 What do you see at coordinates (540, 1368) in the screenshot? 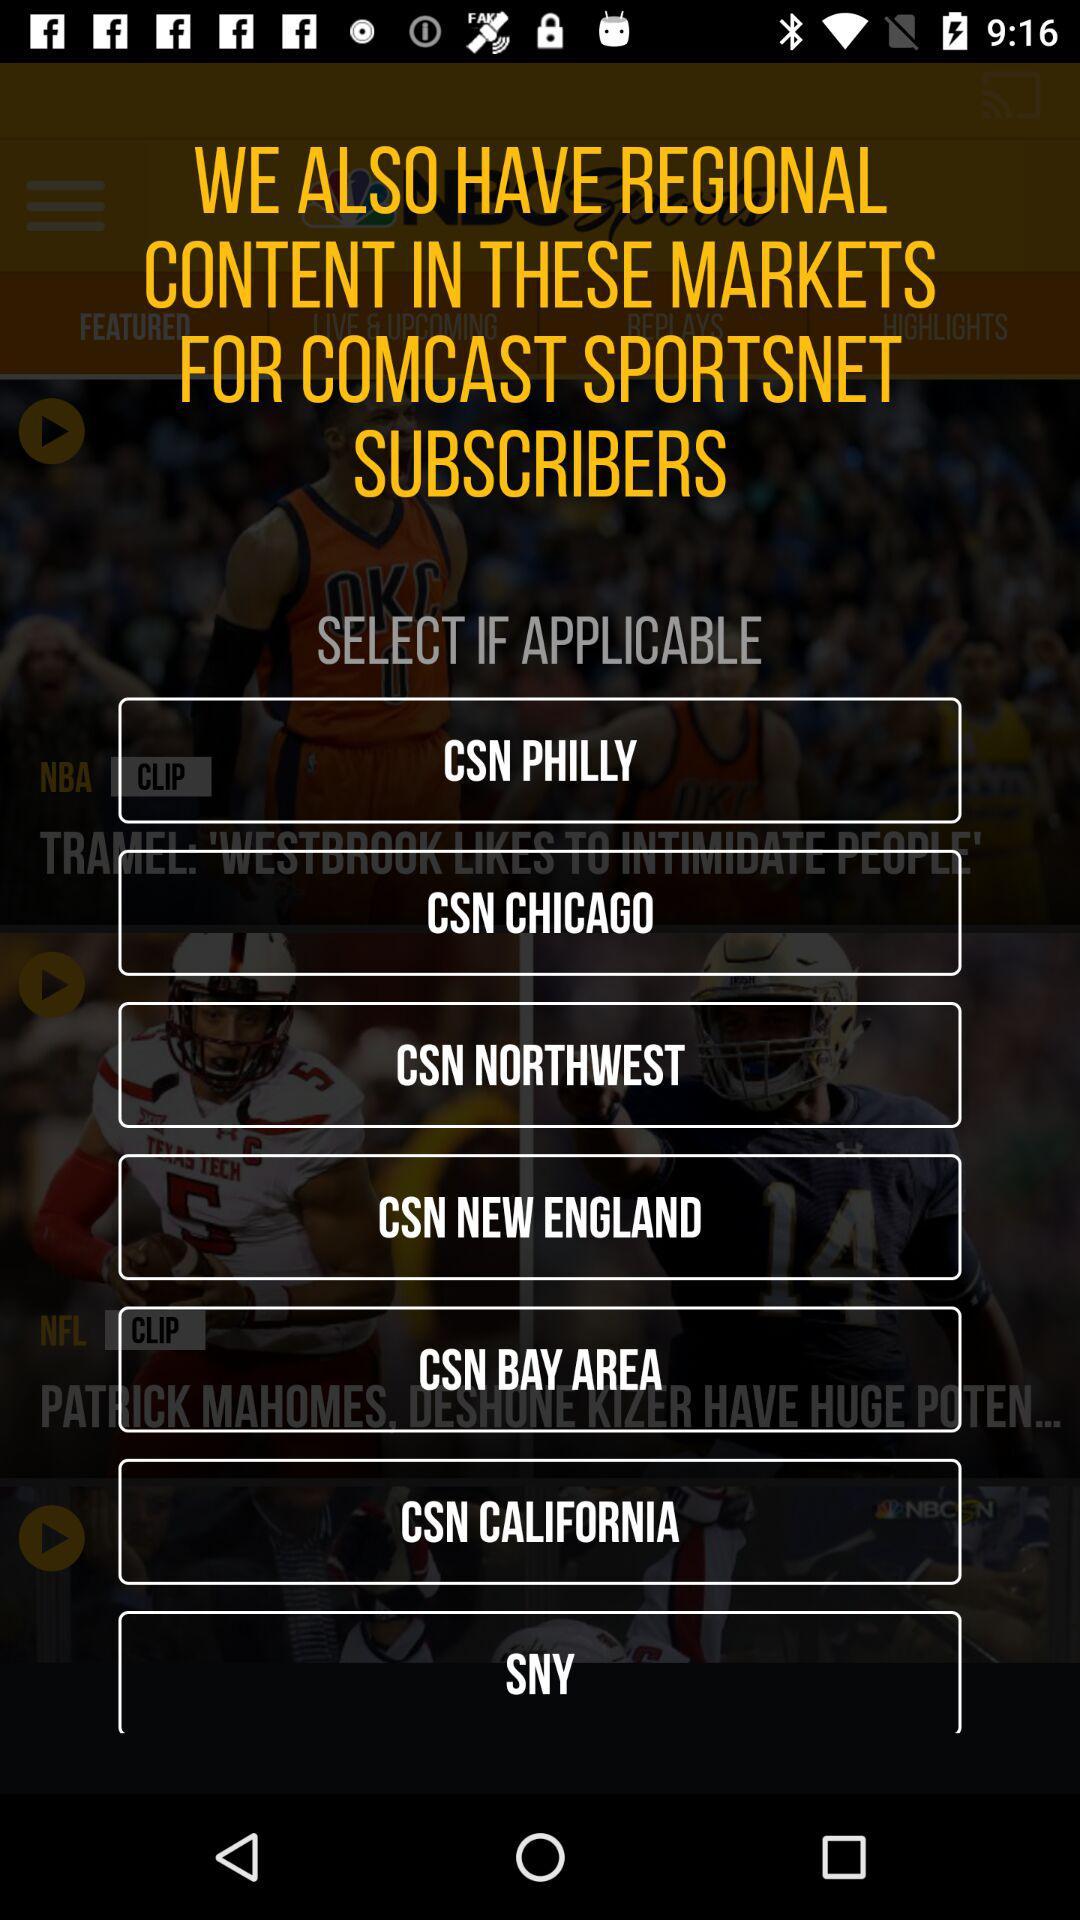
I see `icon above the csn california item` at bounding box center [540, 1368].